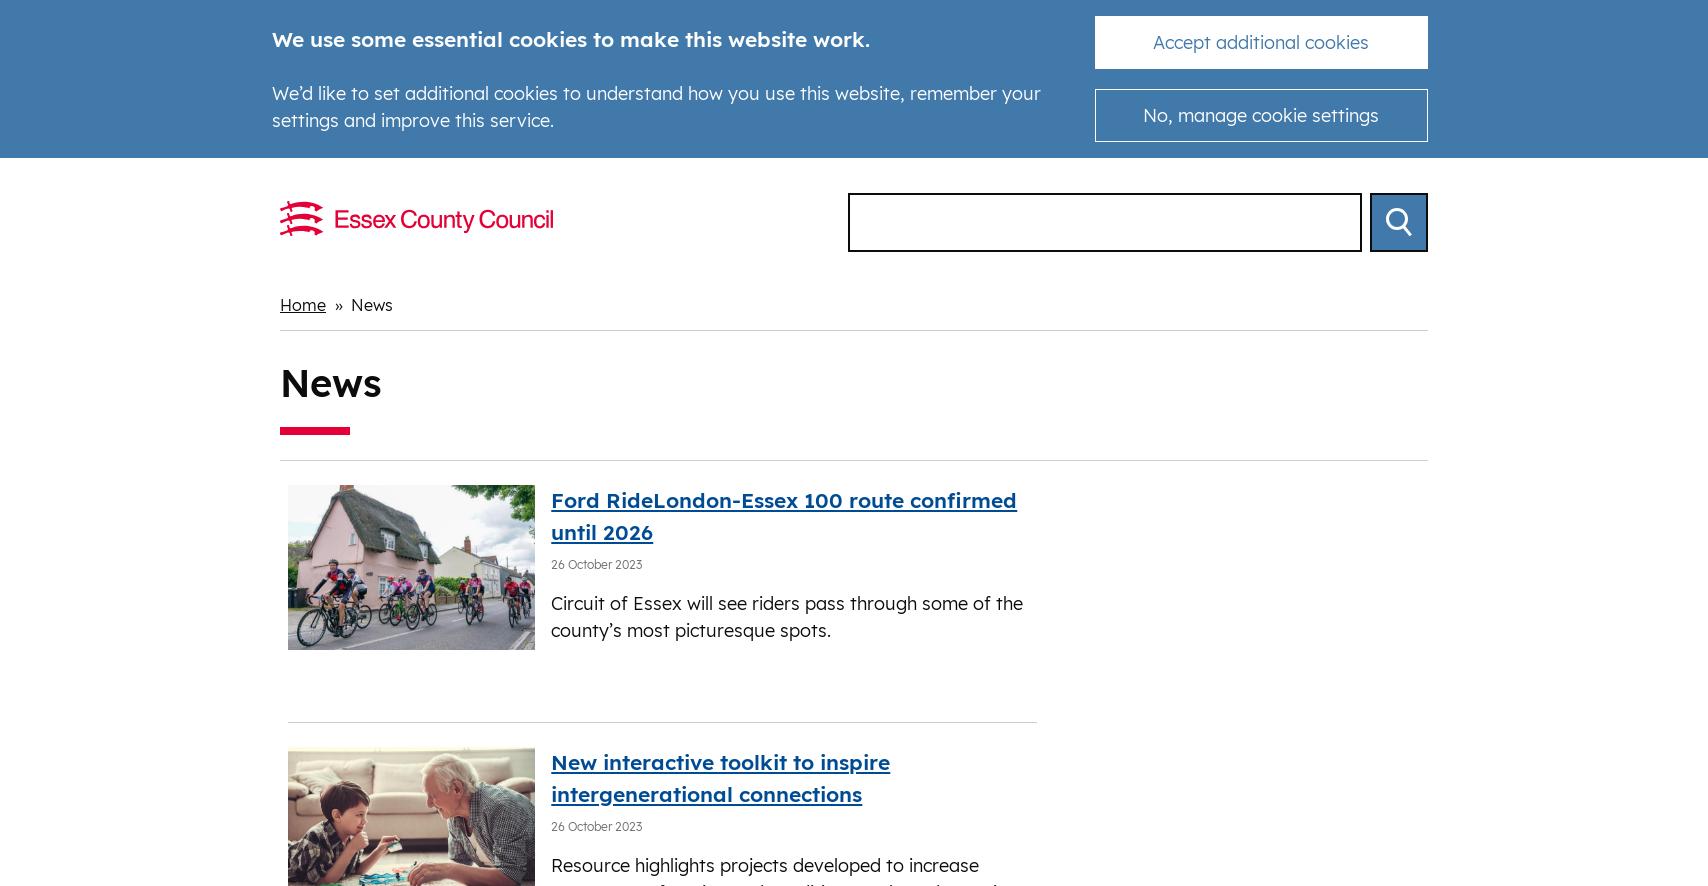  Describe the element at coordinates (570, 38) in the screenshot. I see `'We use some essential cookies to make this website work.'` at that location.